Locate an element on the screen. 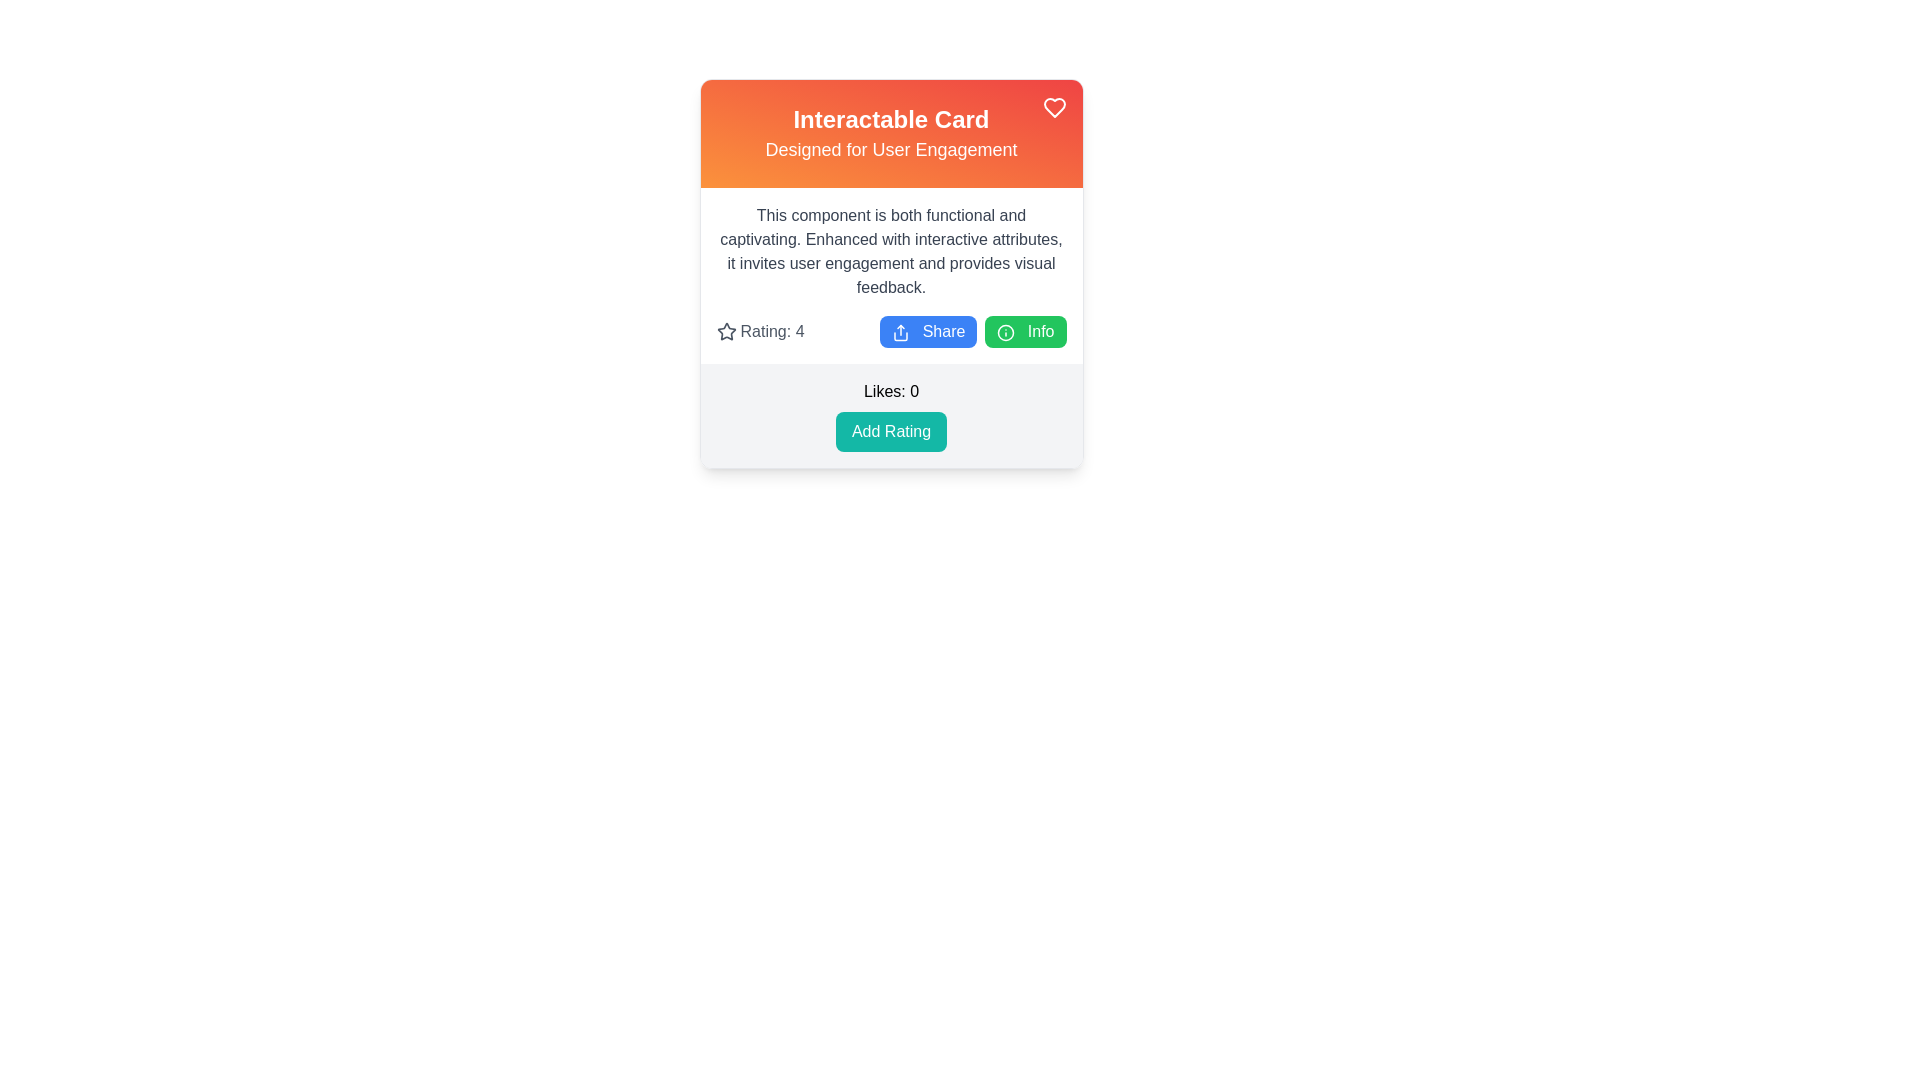 The image size is (1920, 1080). the visual representation of the small graphical SVG icon depicting a share symbol with an upward arrow, located centrally to the left of the text 'Share' in the interactive card component is located at coordinates (900, 331).